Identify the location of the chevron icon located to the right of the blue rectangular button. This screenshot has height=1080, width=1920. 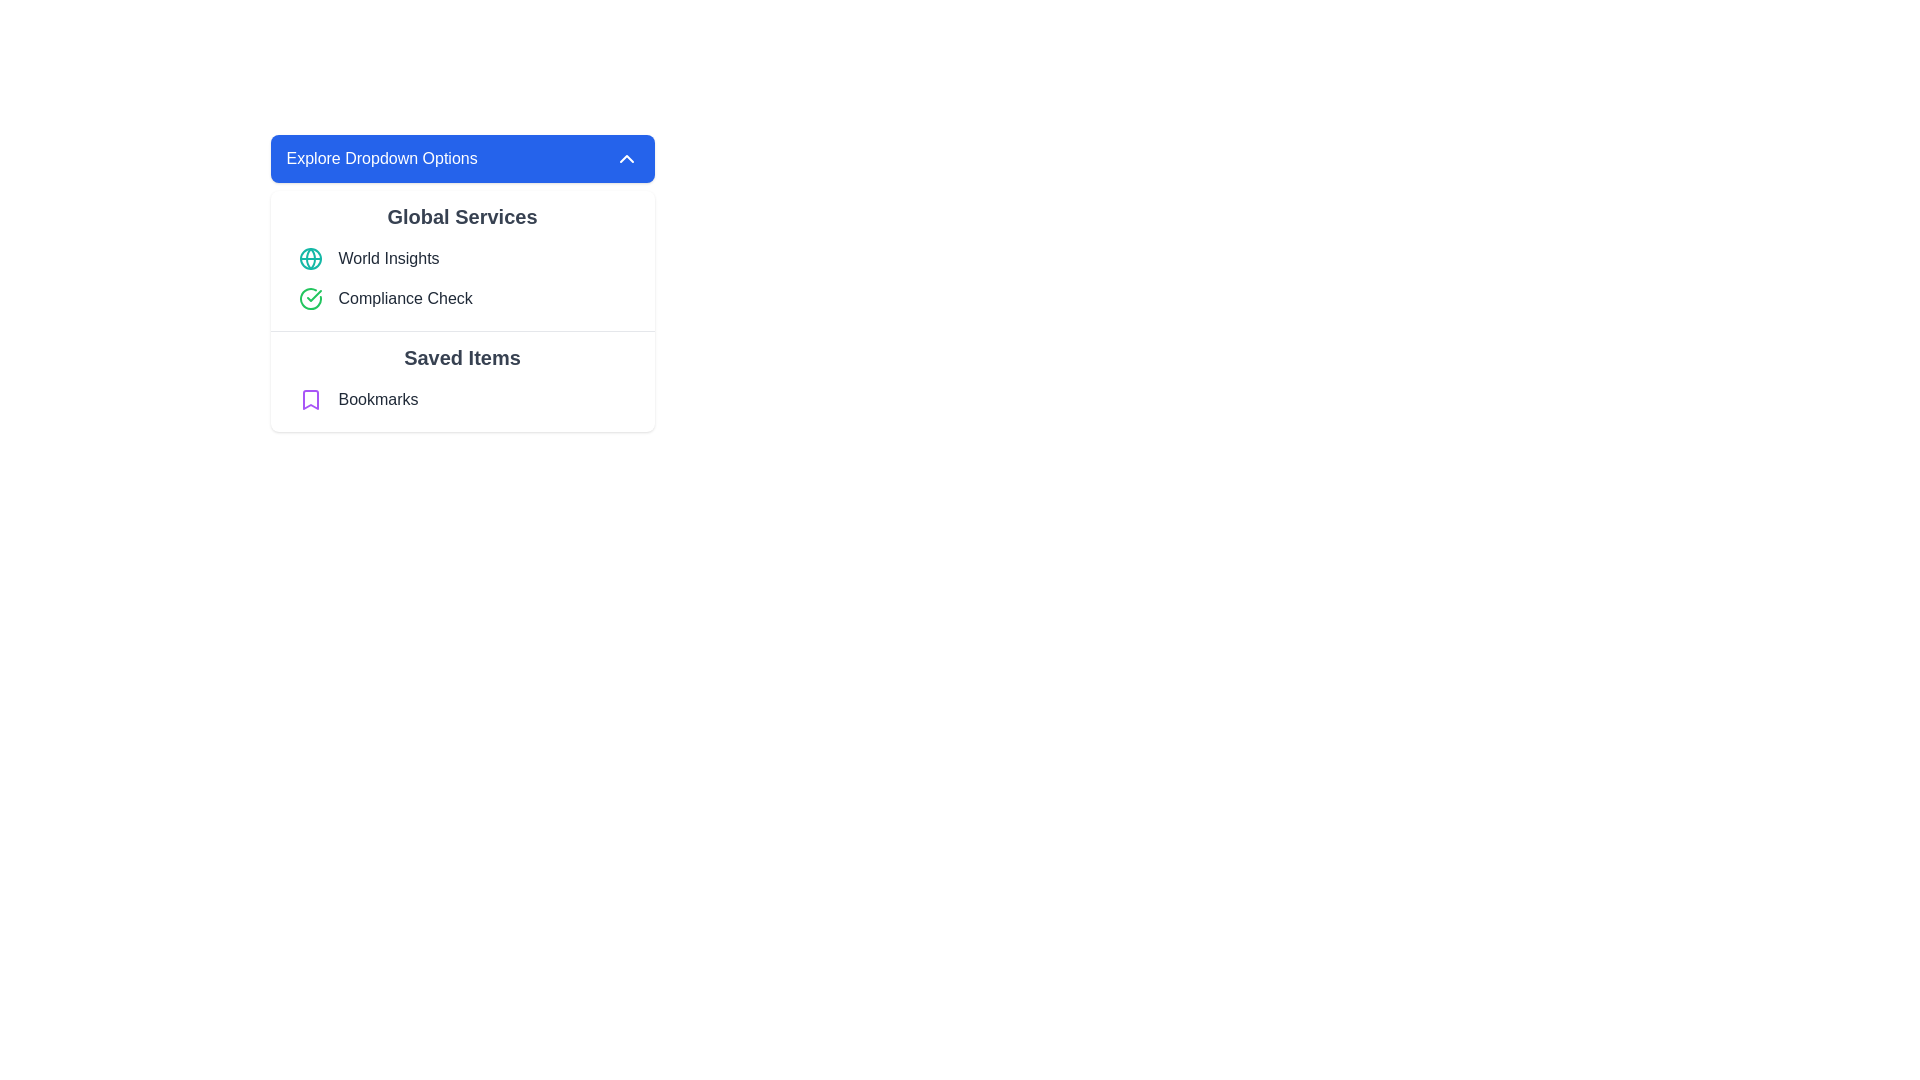
(625, 157).